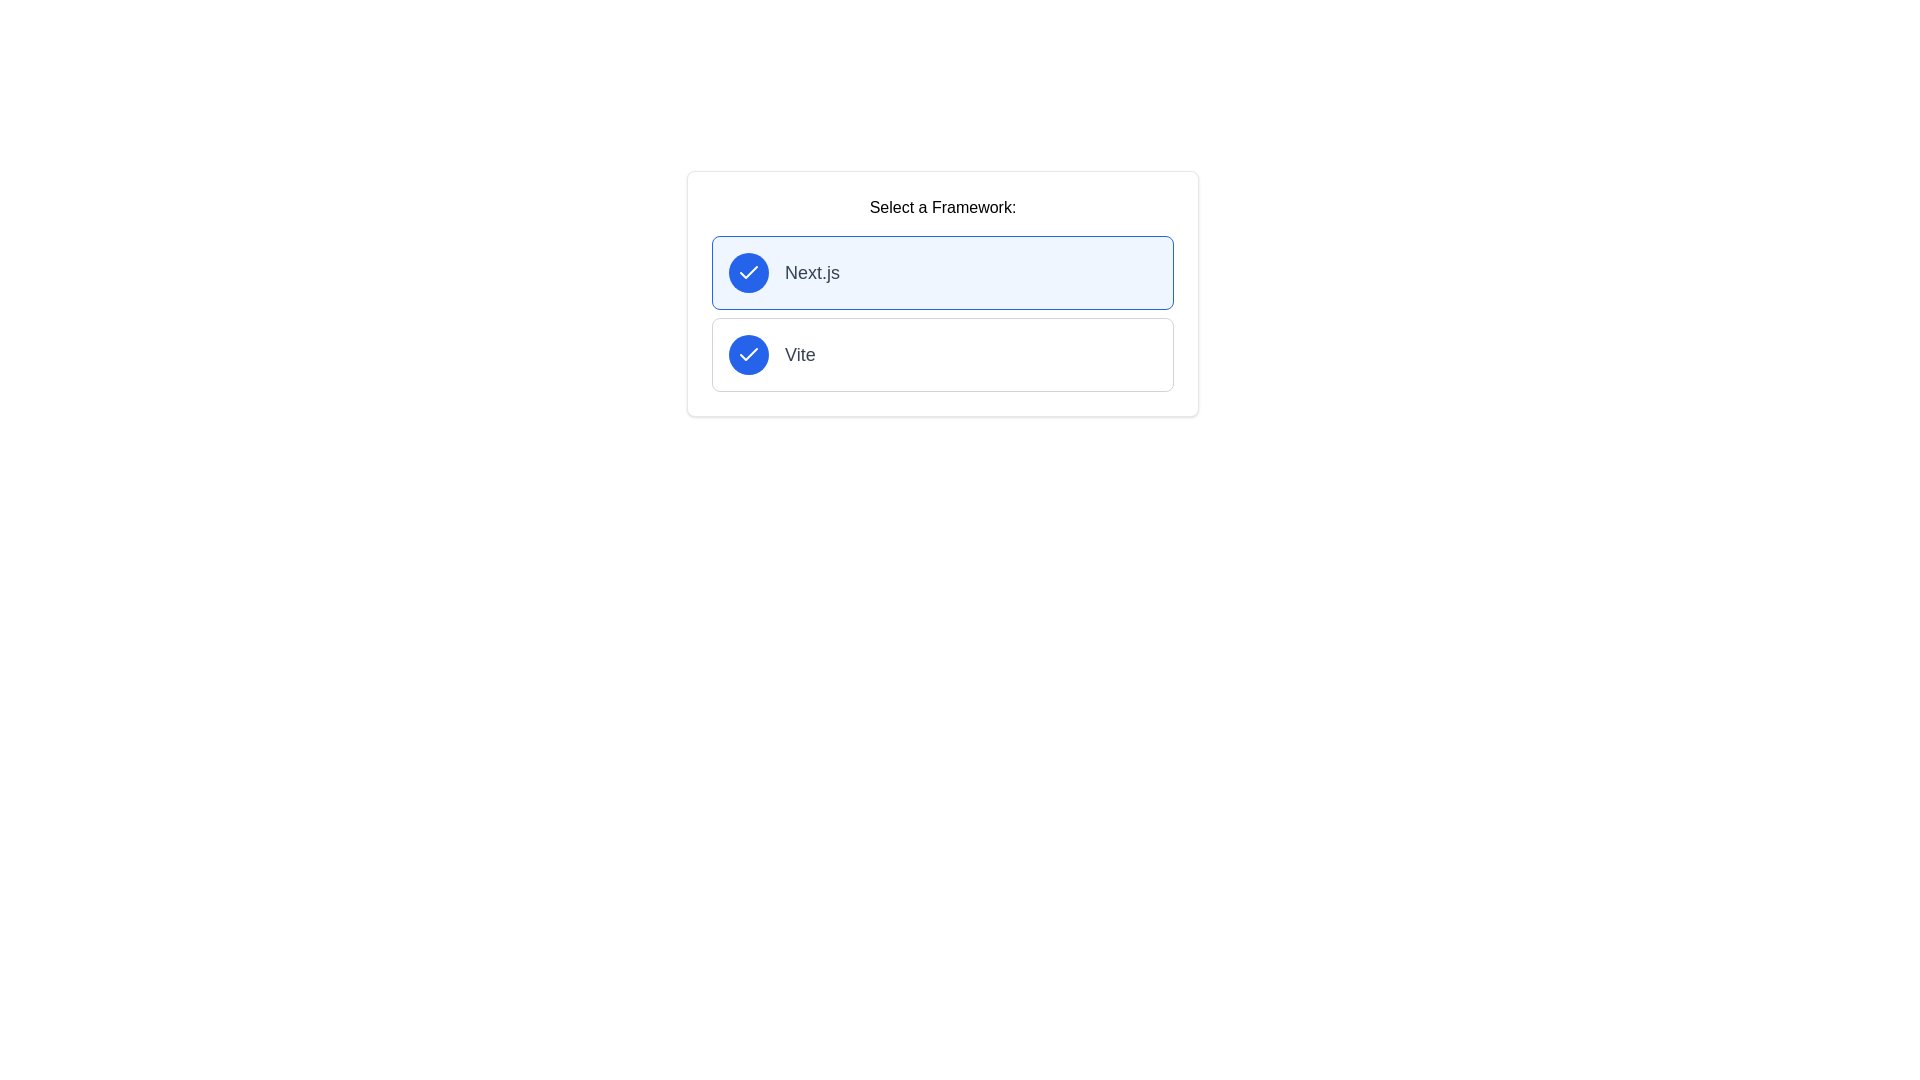 The image size is (1920, 1080). Describe the element at coordinates (941, 353) in the screenshot. I see `the 'Vite' radio button option` at that location.